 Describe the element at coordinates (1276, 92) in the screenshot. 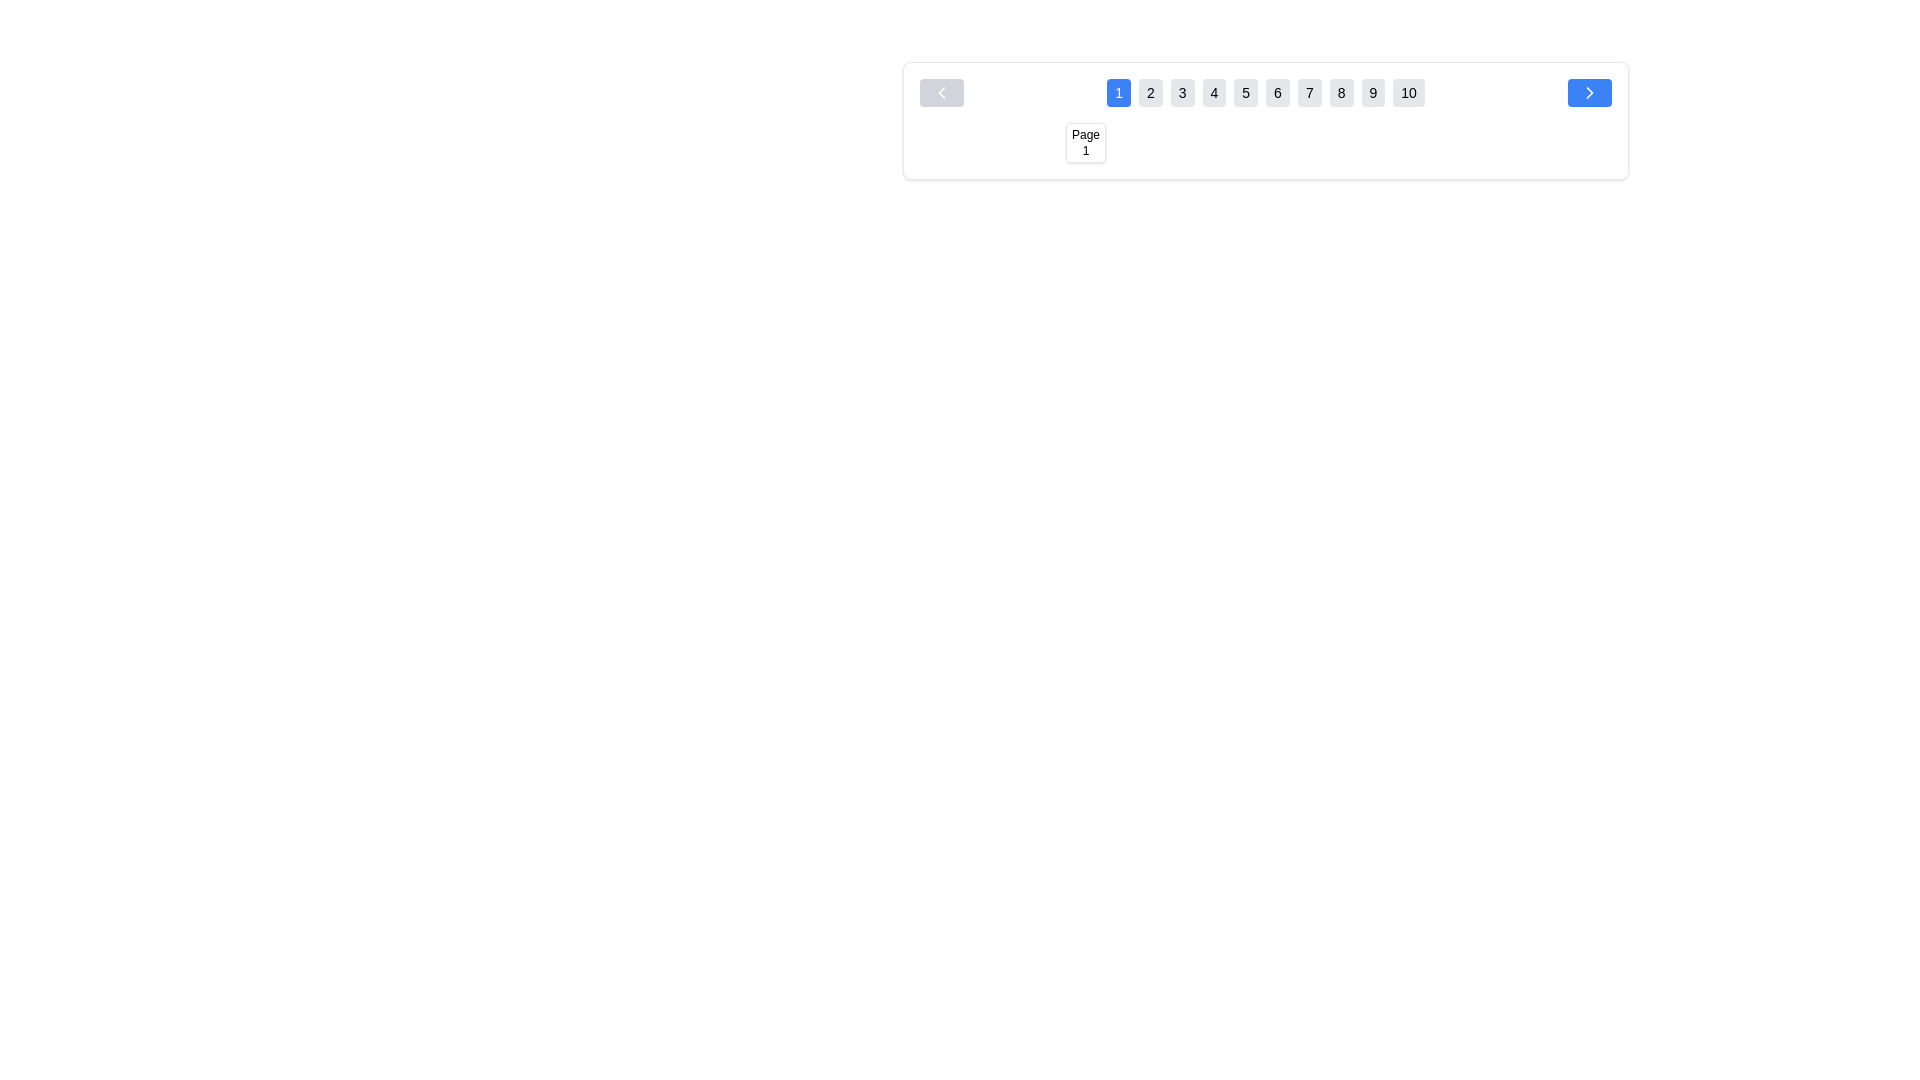

I see `the pagination button labeled '6' with a light gray background` at that location.